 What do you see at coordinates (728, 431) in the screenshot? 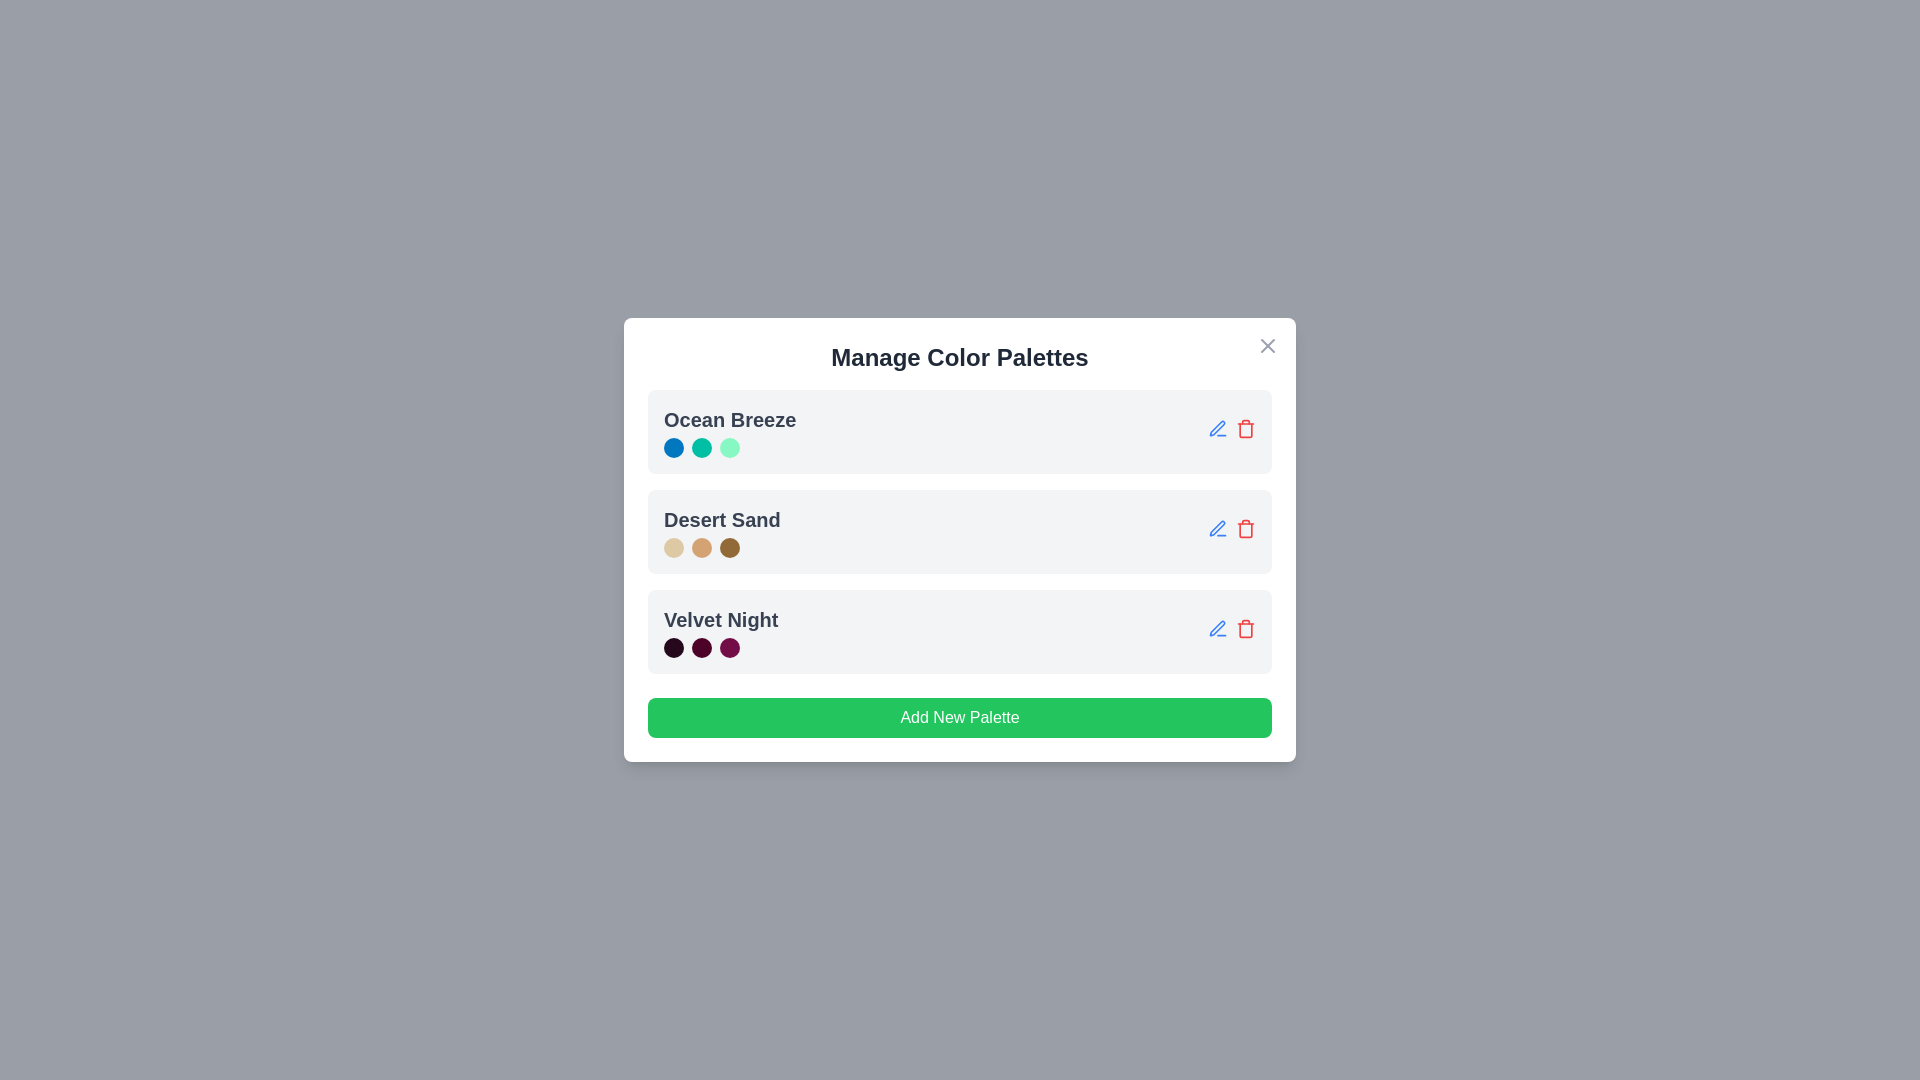
I see `the palette name Ocean Breeze to view its details` at bounding box center [728, 431].